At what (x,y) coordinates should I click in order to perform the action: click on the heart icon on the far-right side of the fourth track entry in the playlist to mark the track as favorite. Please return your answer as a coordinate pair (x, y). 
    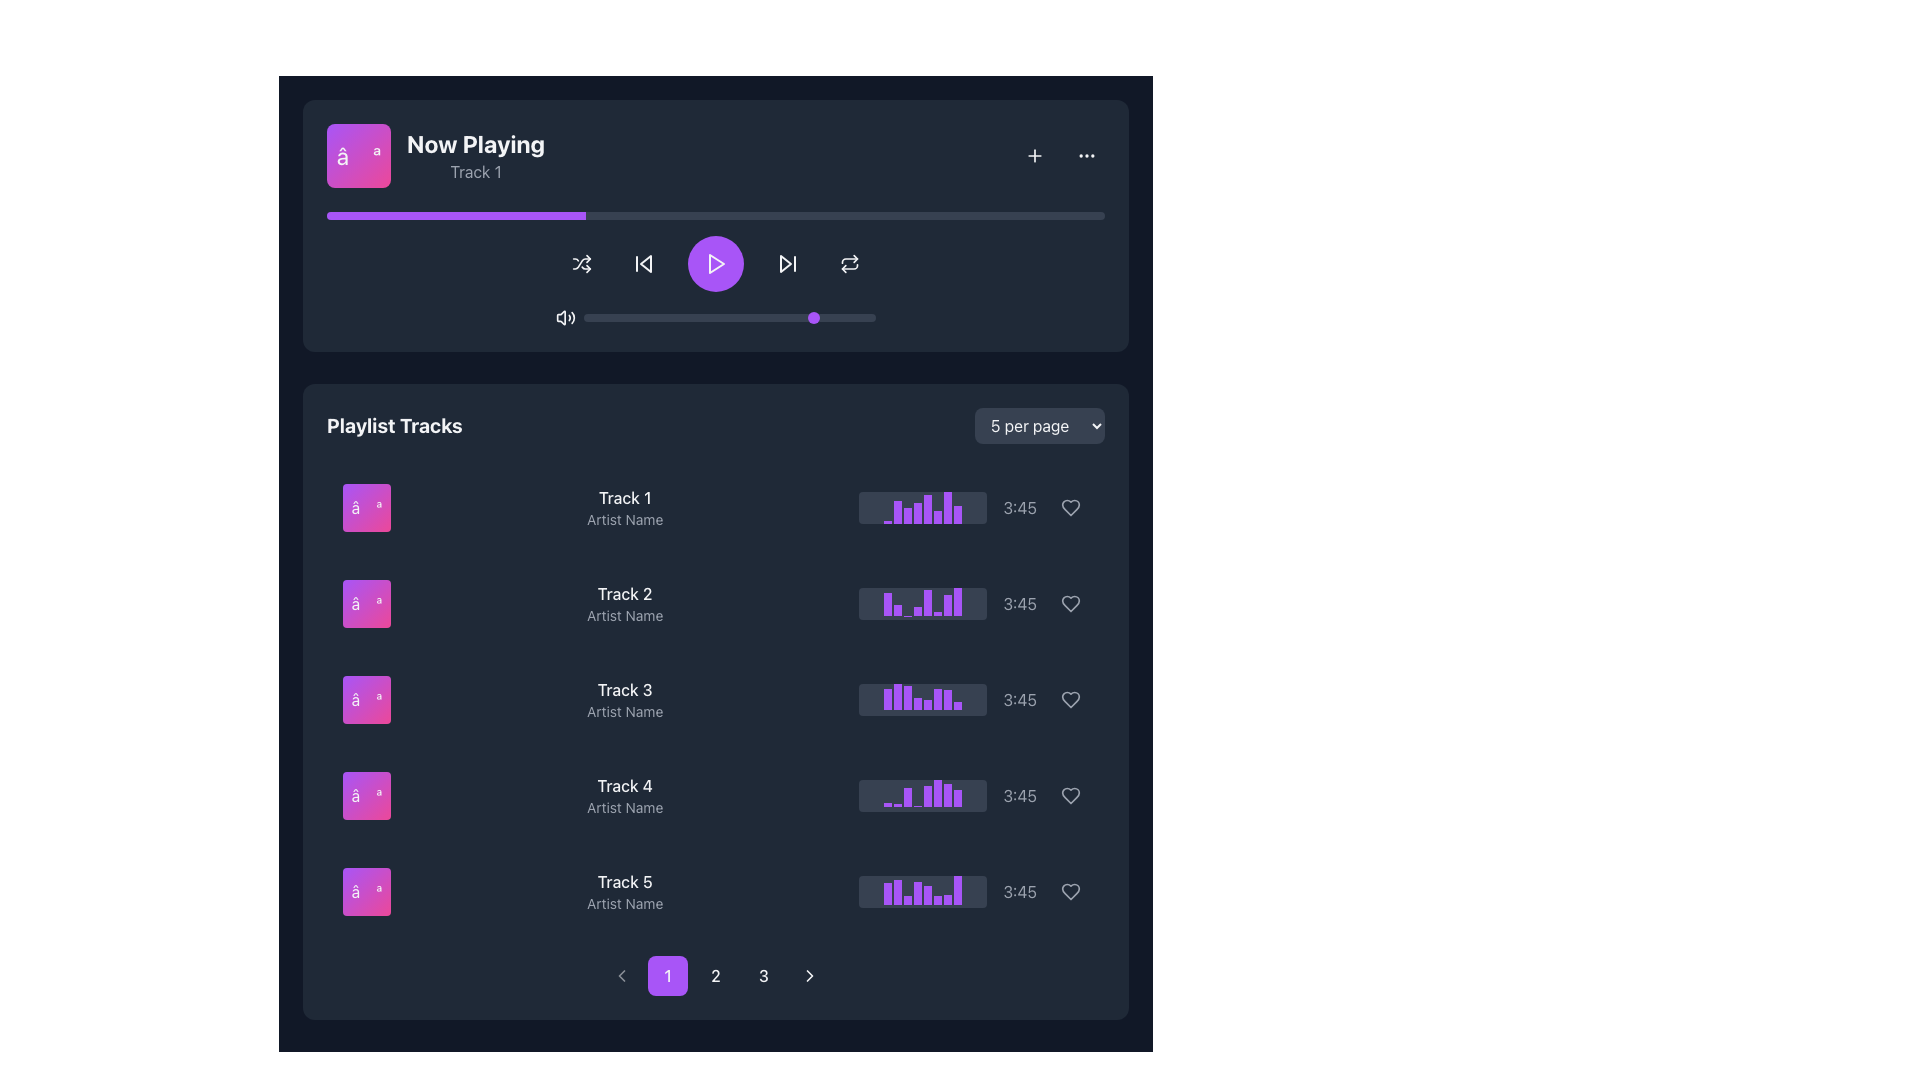
    Looking at the image, I should click on (1069, 794).